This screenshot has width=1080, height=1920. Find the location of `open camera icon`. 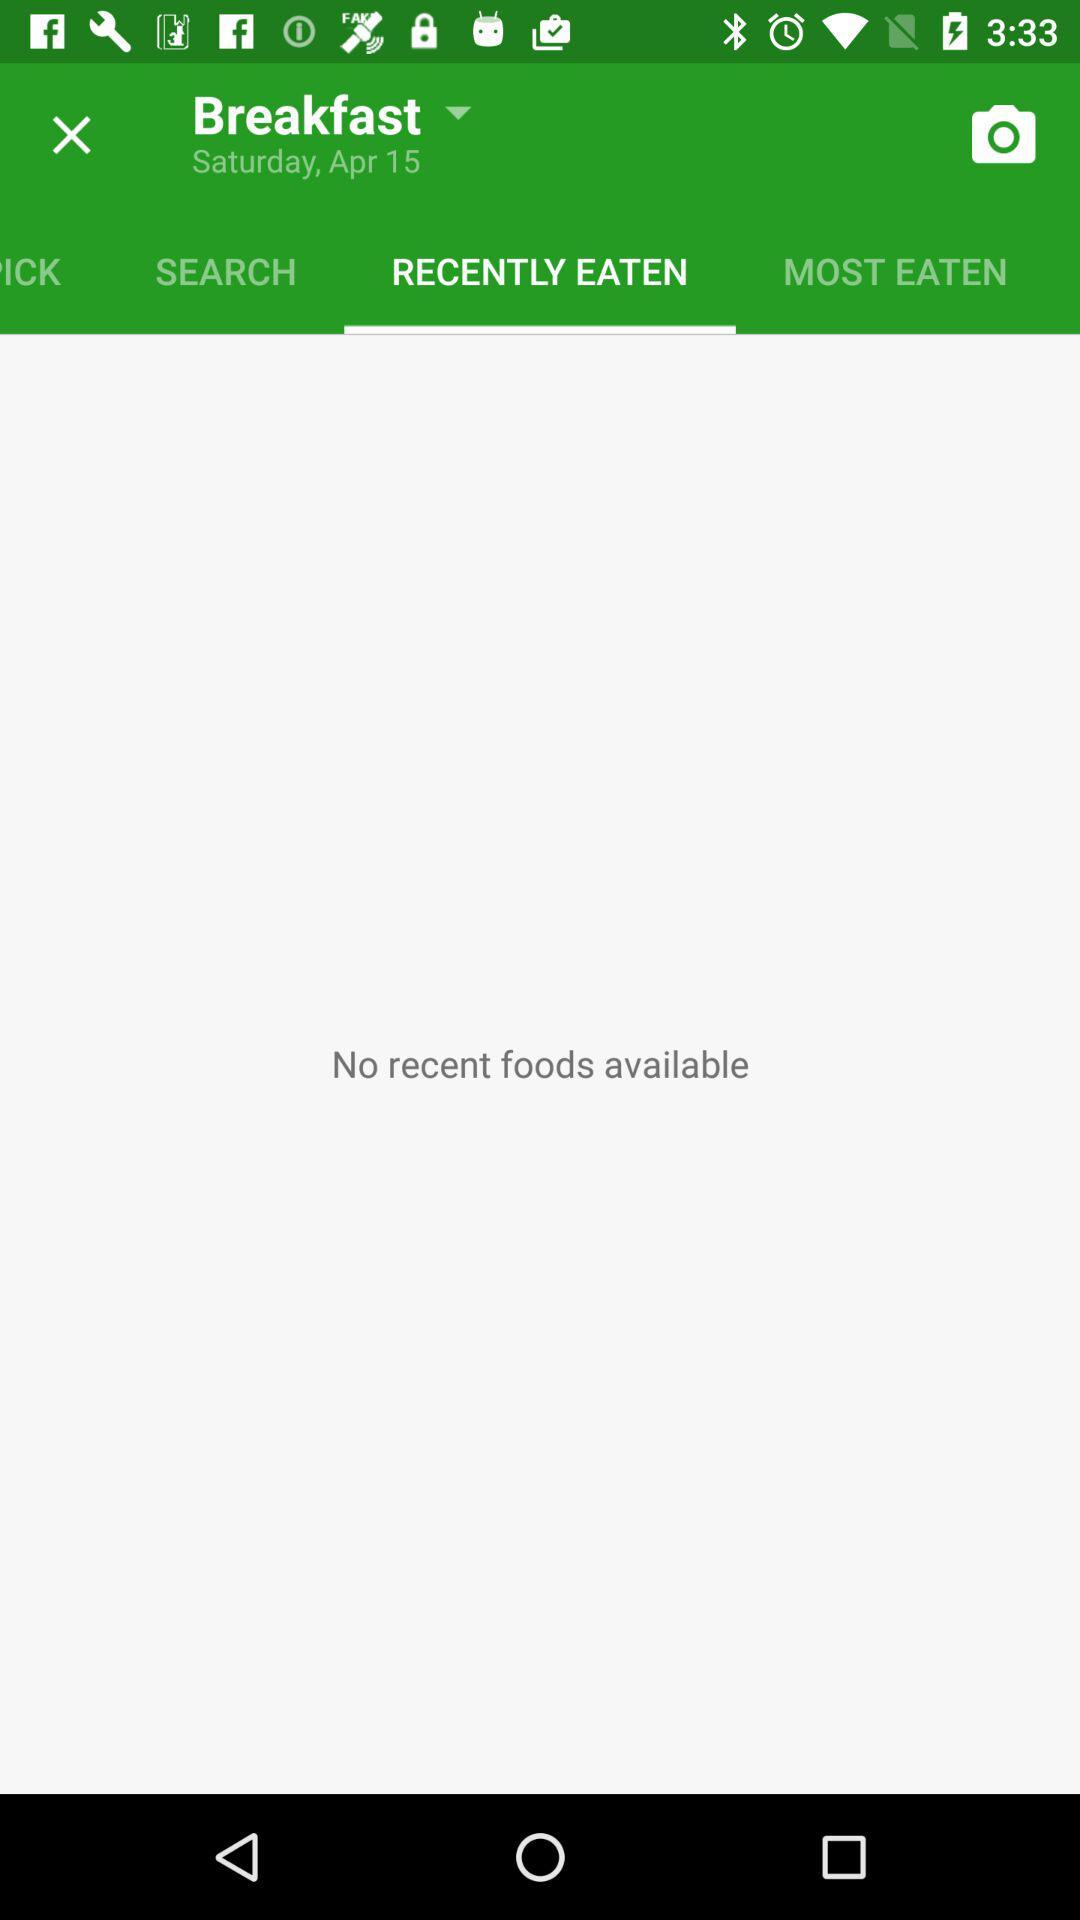

open camera icon is located at coordinates (1002, 134).